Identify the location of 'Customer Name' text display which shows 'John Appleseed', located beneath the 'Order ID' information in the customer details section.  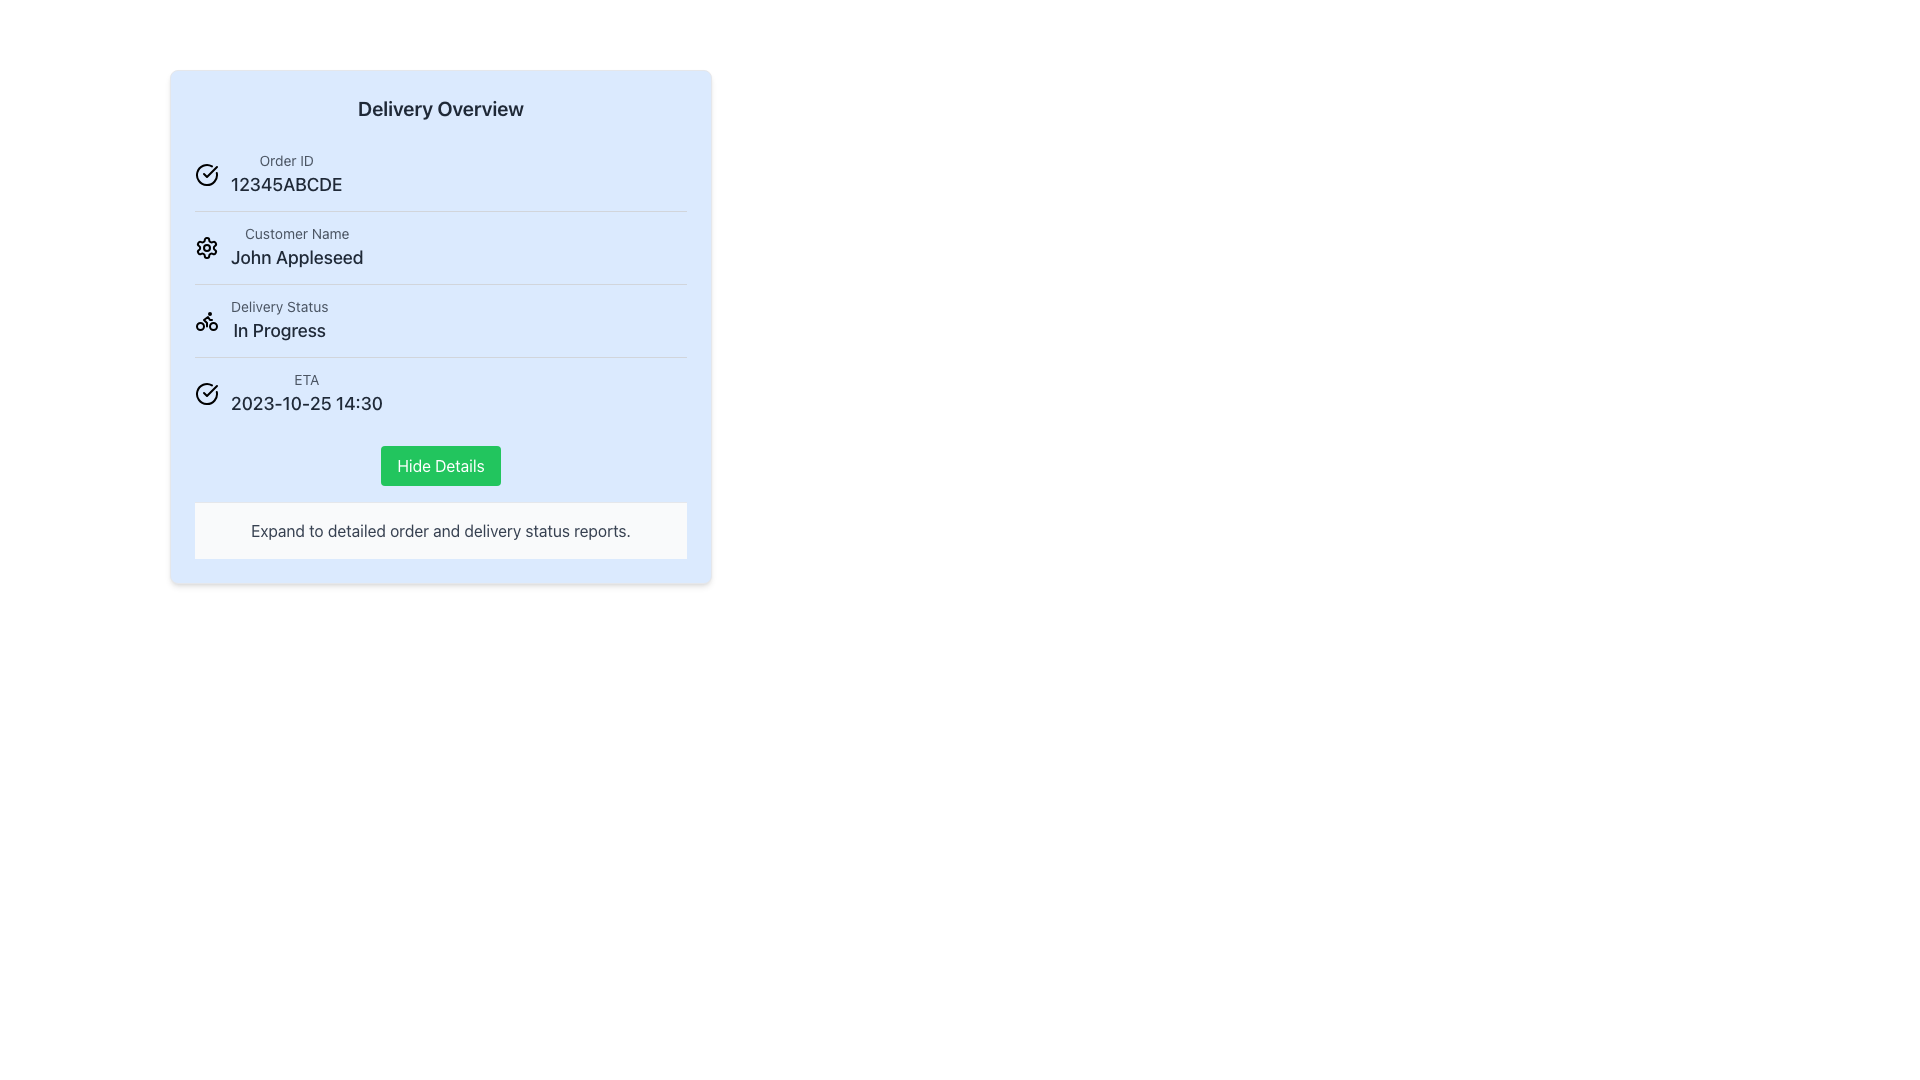
(296, 246).